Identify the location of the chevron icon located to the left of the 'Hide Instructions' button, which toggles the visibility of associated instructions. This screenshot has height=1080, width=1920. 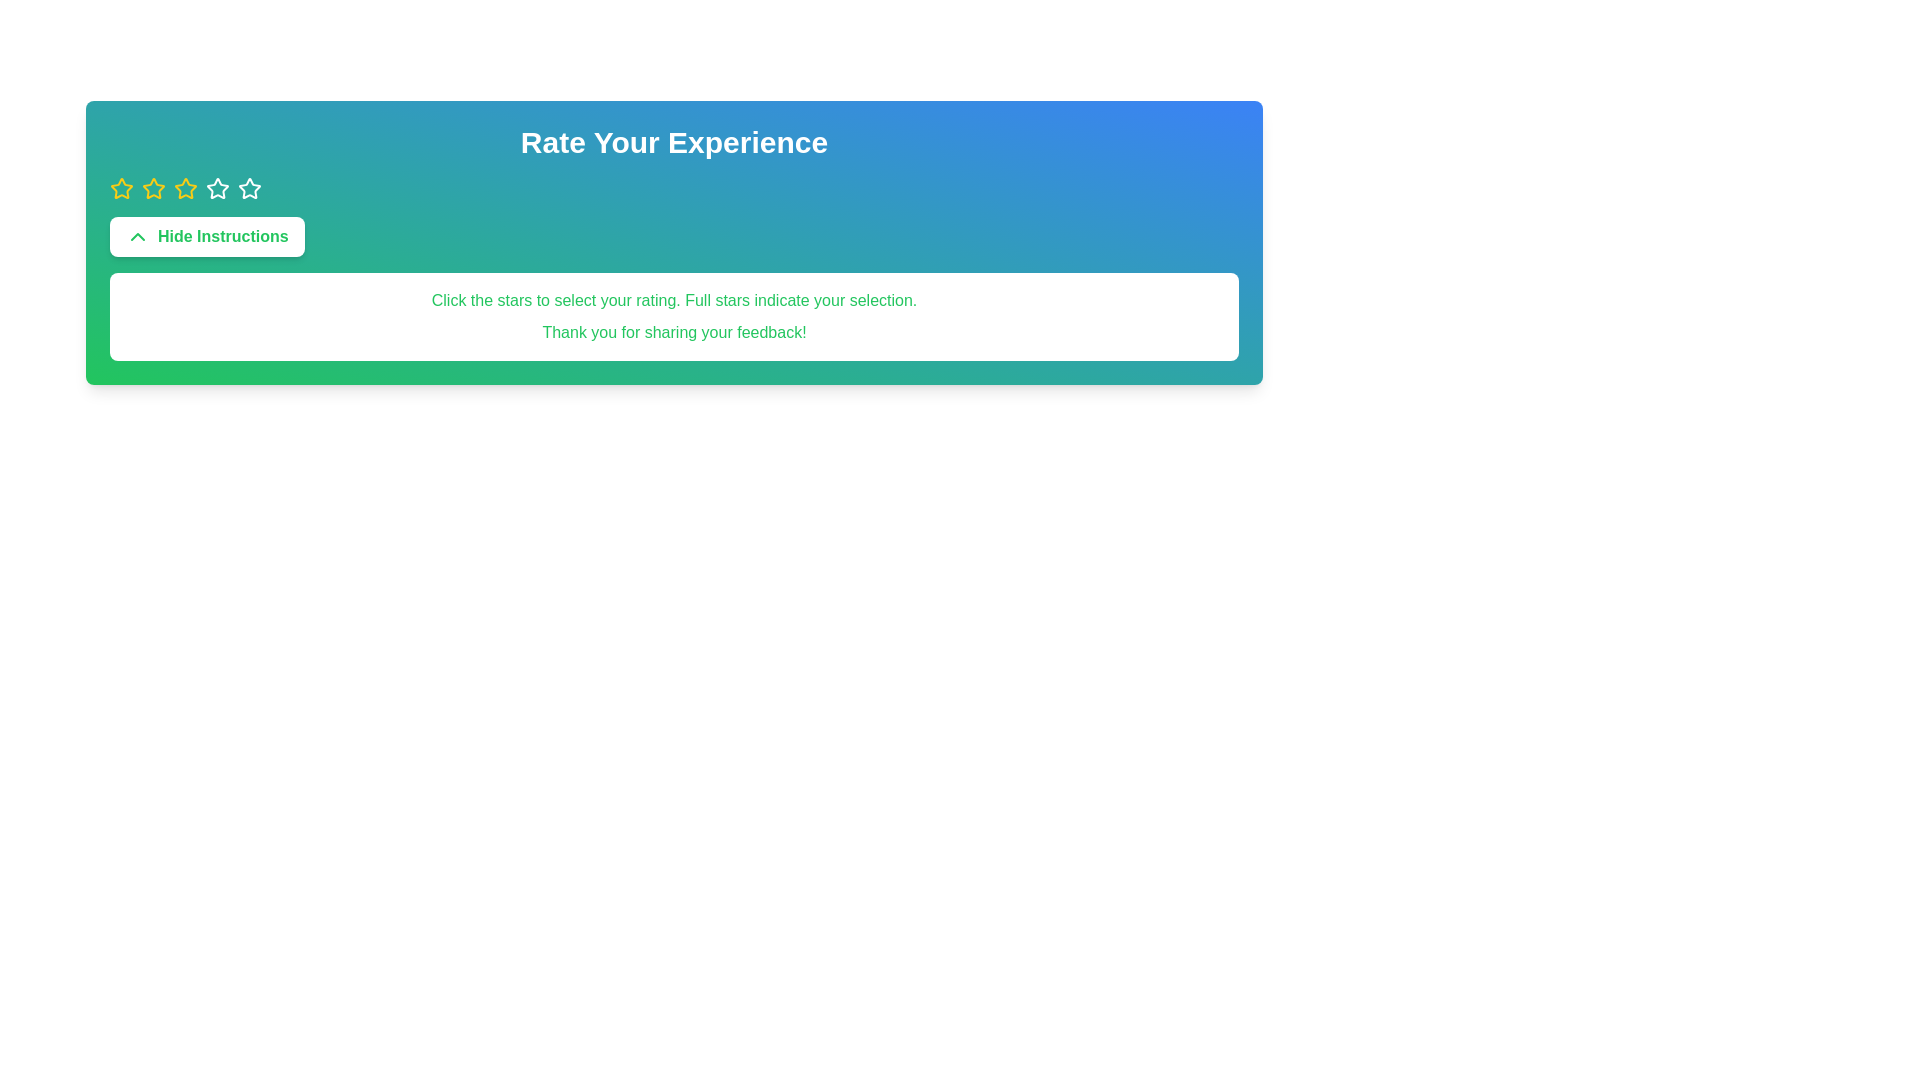
(137, 235).